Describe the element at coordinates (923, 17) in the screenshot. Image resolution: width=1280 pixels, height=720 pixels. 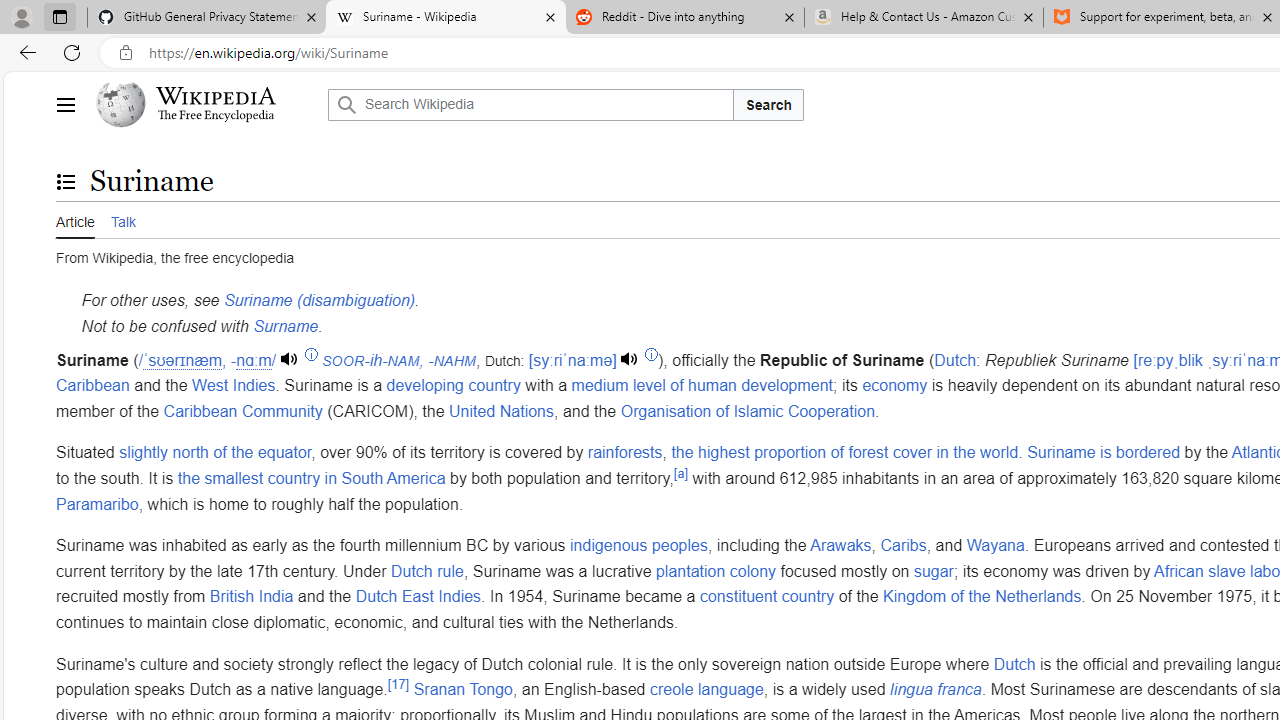
I see `'Help & Contact Us - Amazon Customer Service - Sleeping'` at that location.